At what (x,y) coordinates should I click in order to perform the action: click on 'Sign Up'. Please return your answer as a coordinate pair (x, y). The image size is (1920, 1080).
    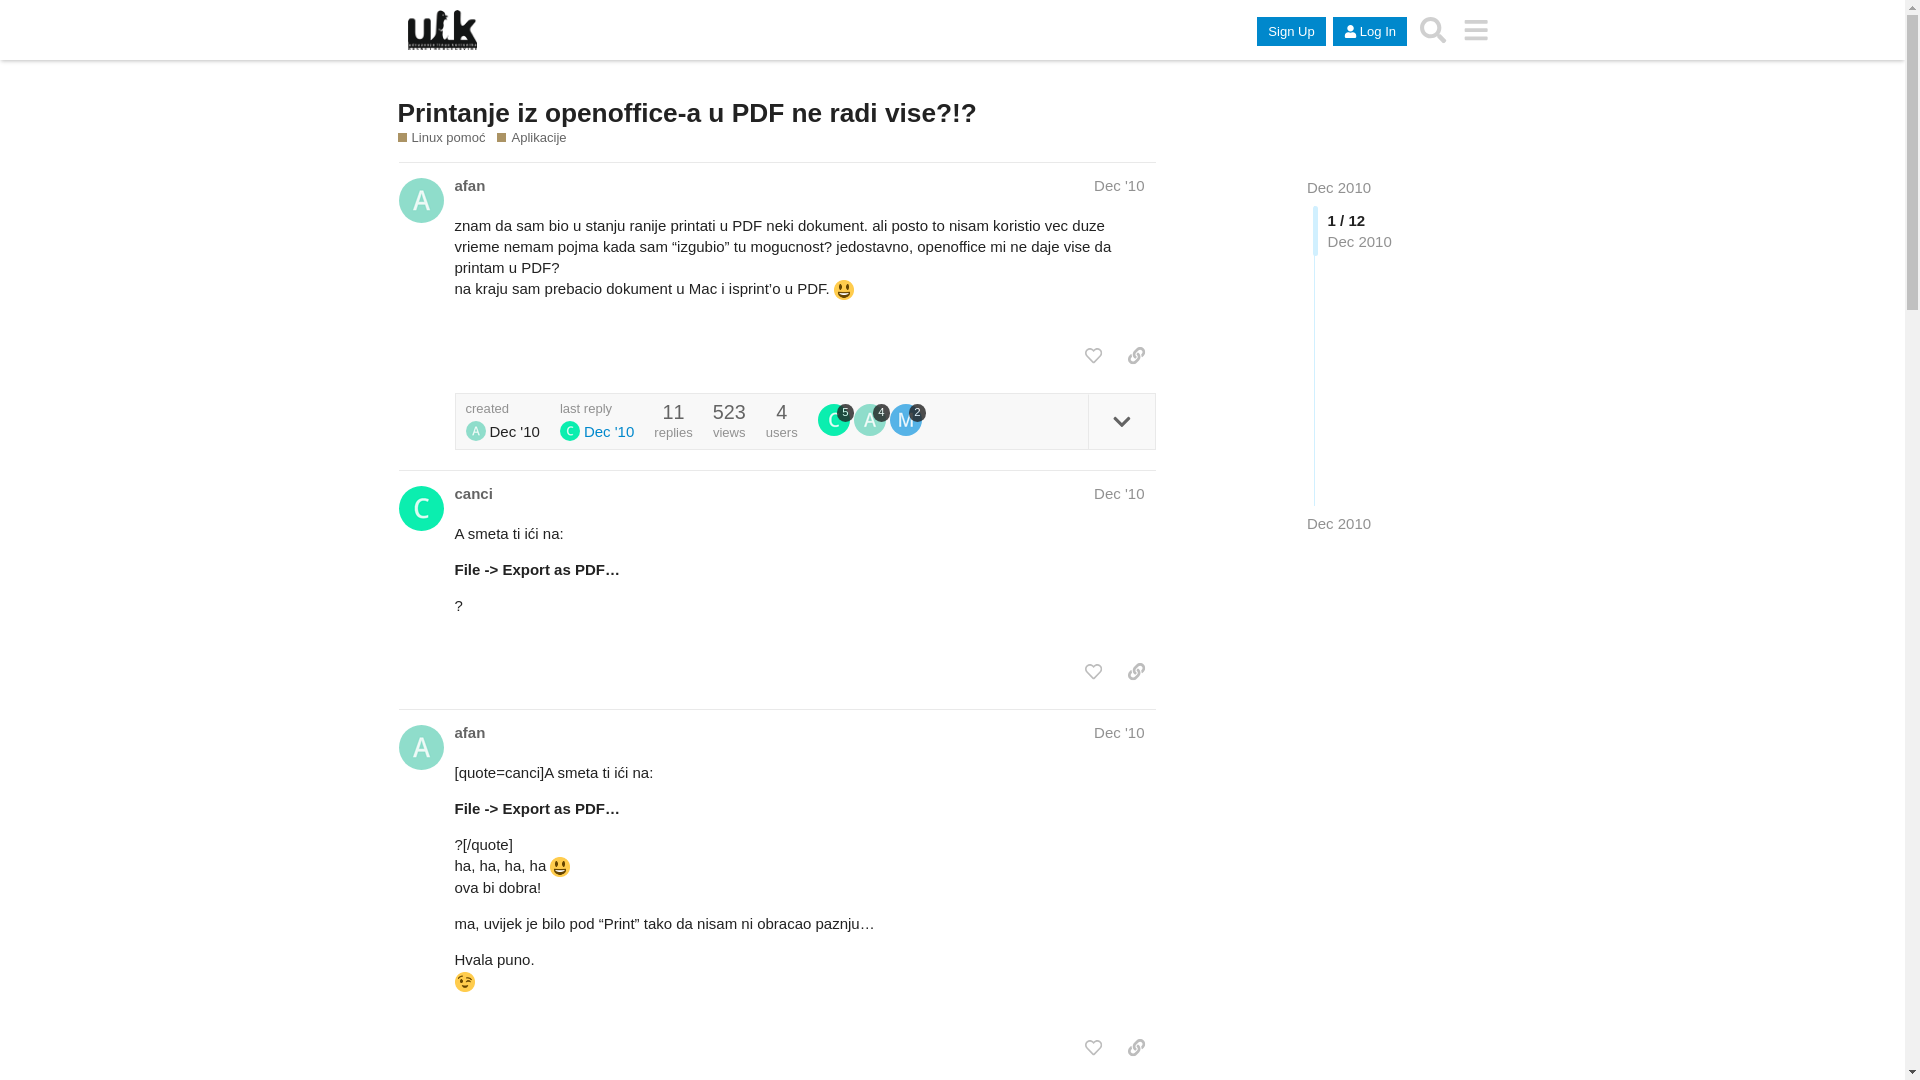
    Looking at the image, I should click on (1291, 31).